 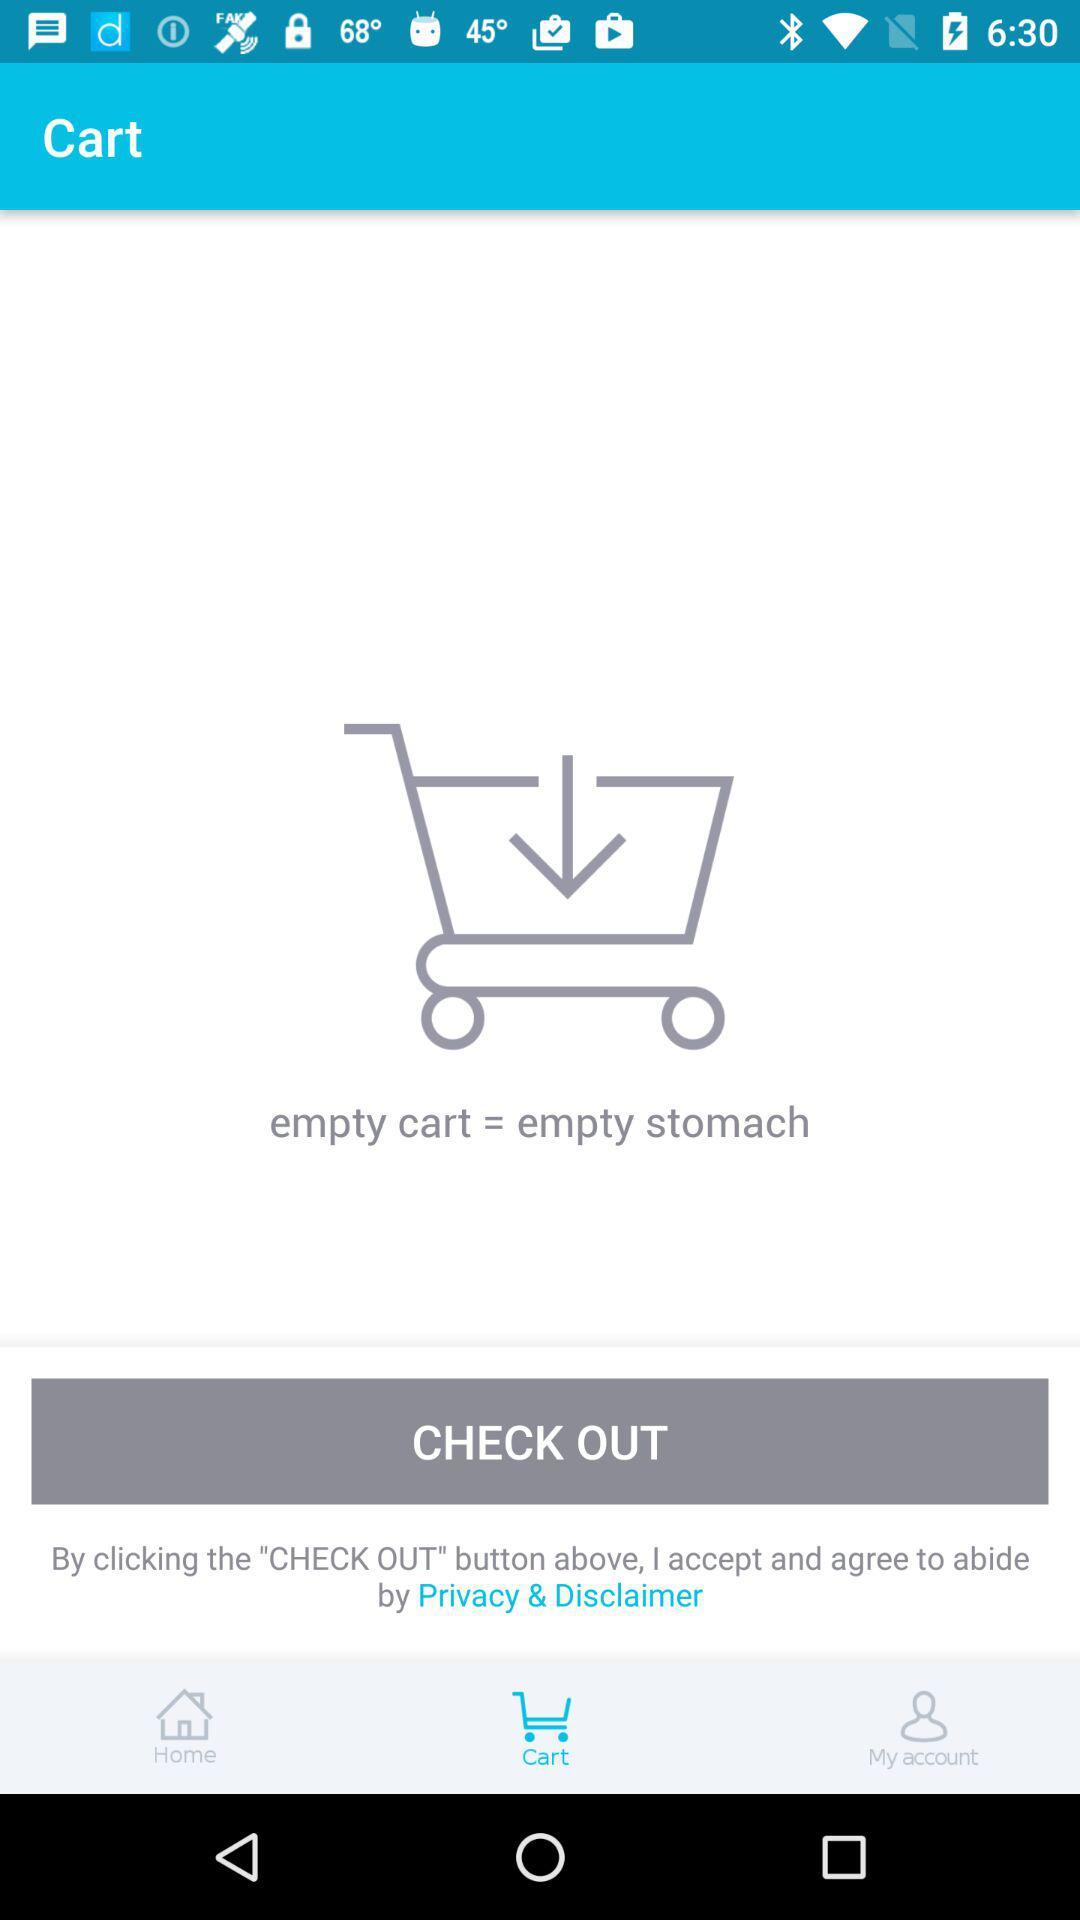 What do you see at coordinates (898, 1727) in the screenshot?
I see `the microphone icon` at bounding box center [898, 1727].